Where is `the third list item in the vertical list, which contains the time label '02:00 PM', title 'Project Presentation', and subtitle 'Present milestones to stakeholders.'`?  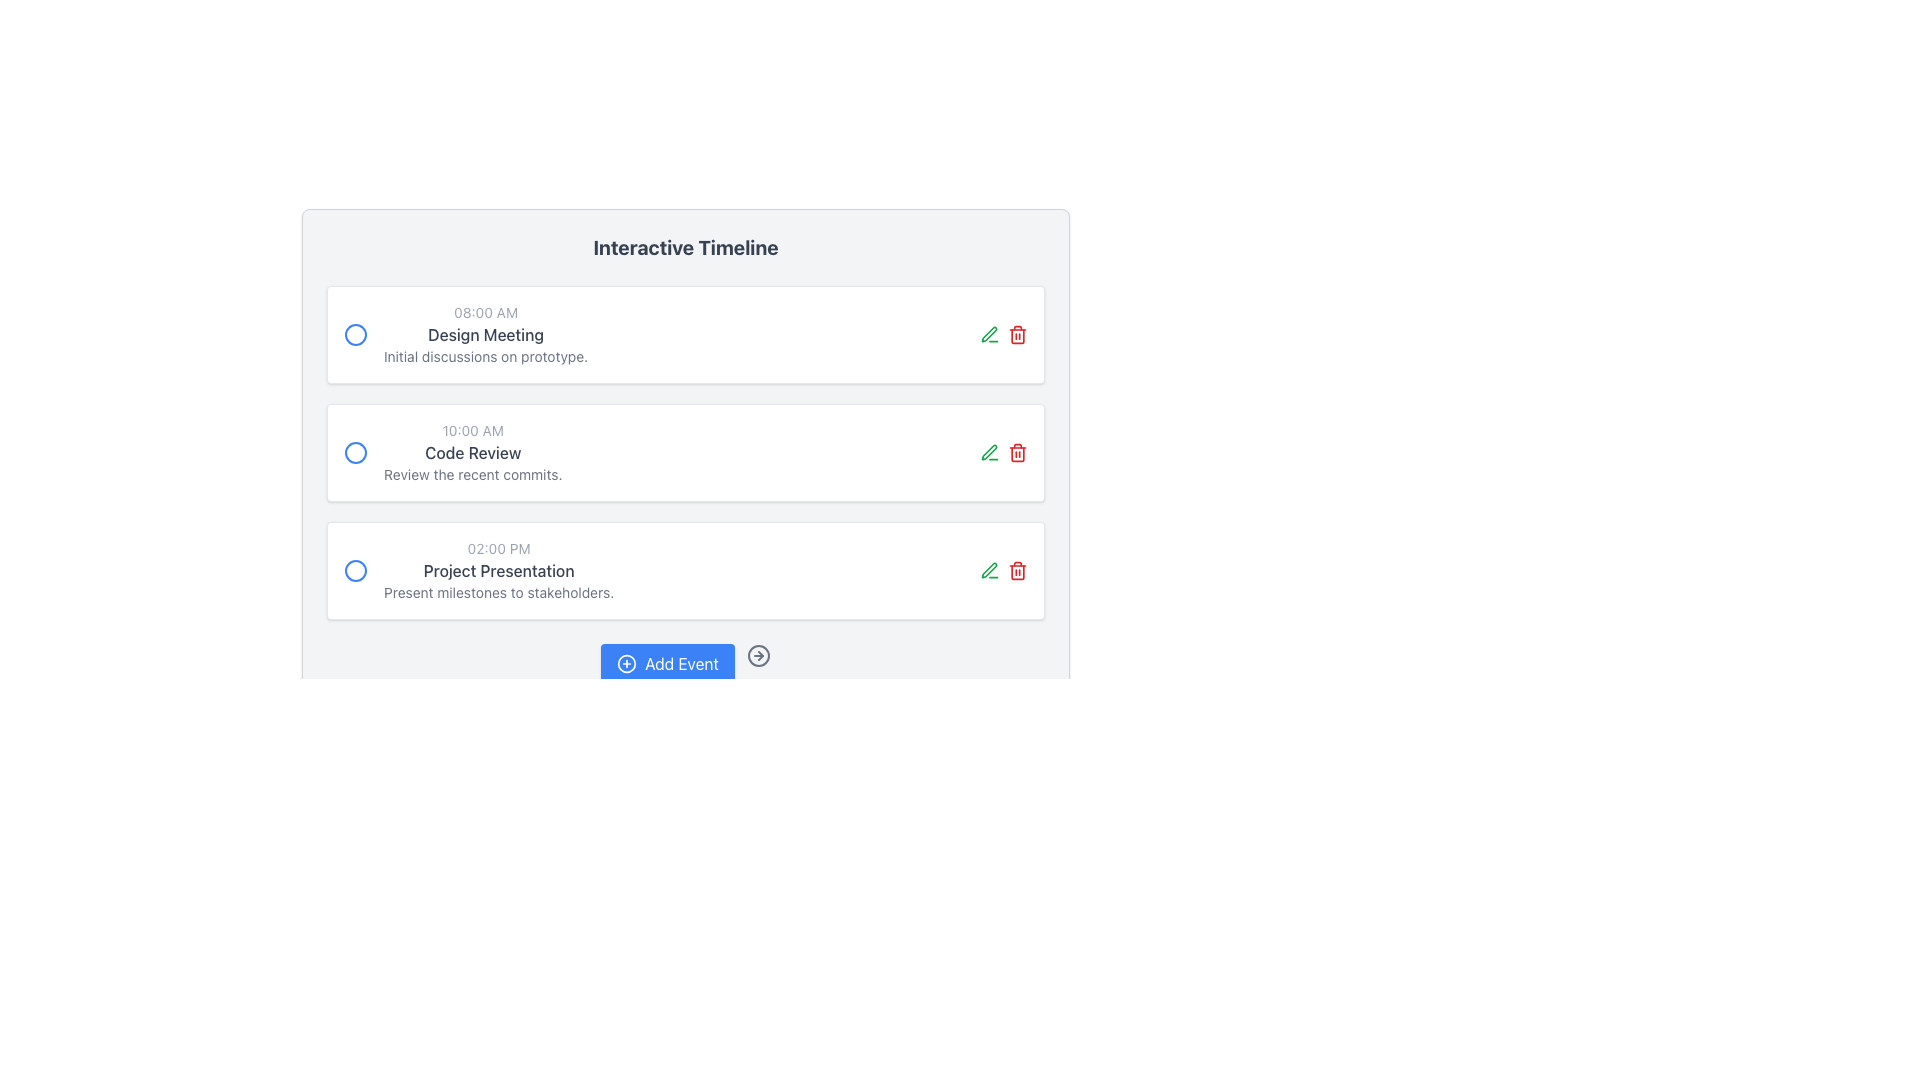
the third list item in the vertical list, which contains the time label '02:00 PM', title 'Project Presentation', and subtitle 'Present milestones to stakeholders.' is located at coordinates (478, 570).